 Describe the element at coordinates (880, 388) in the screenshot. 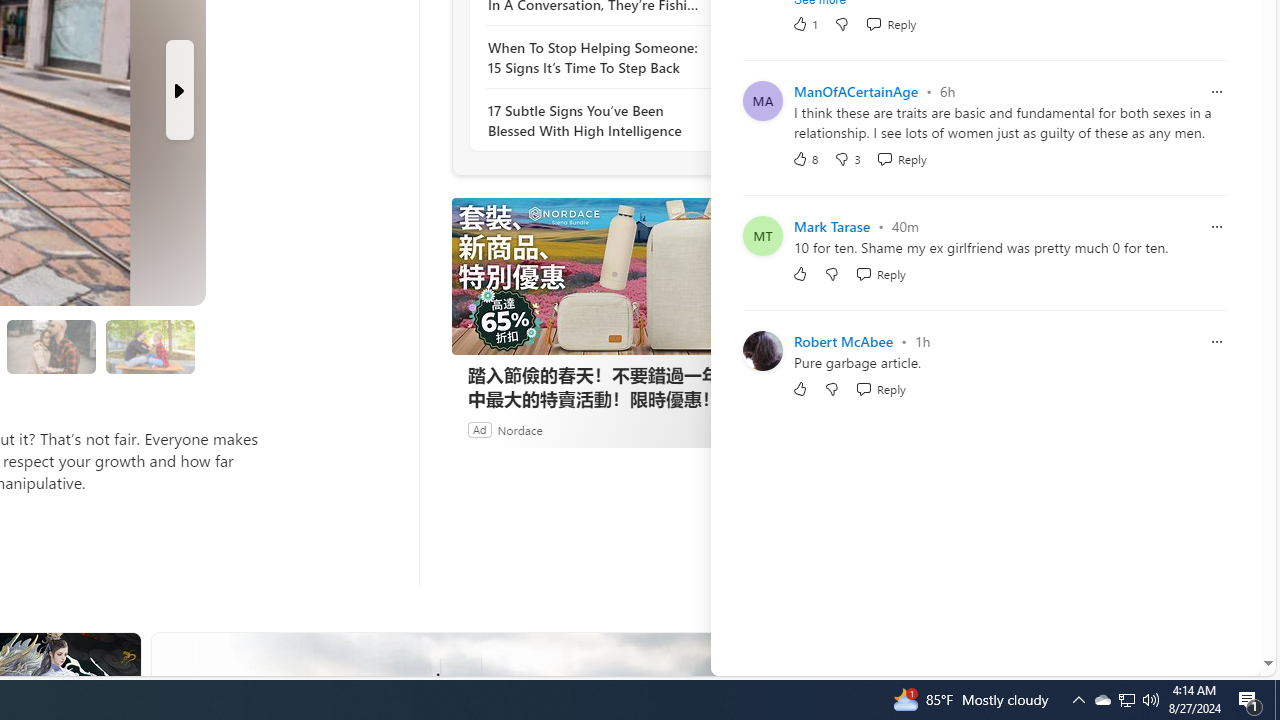

I see `'Reply Reply Comment'` at that location.